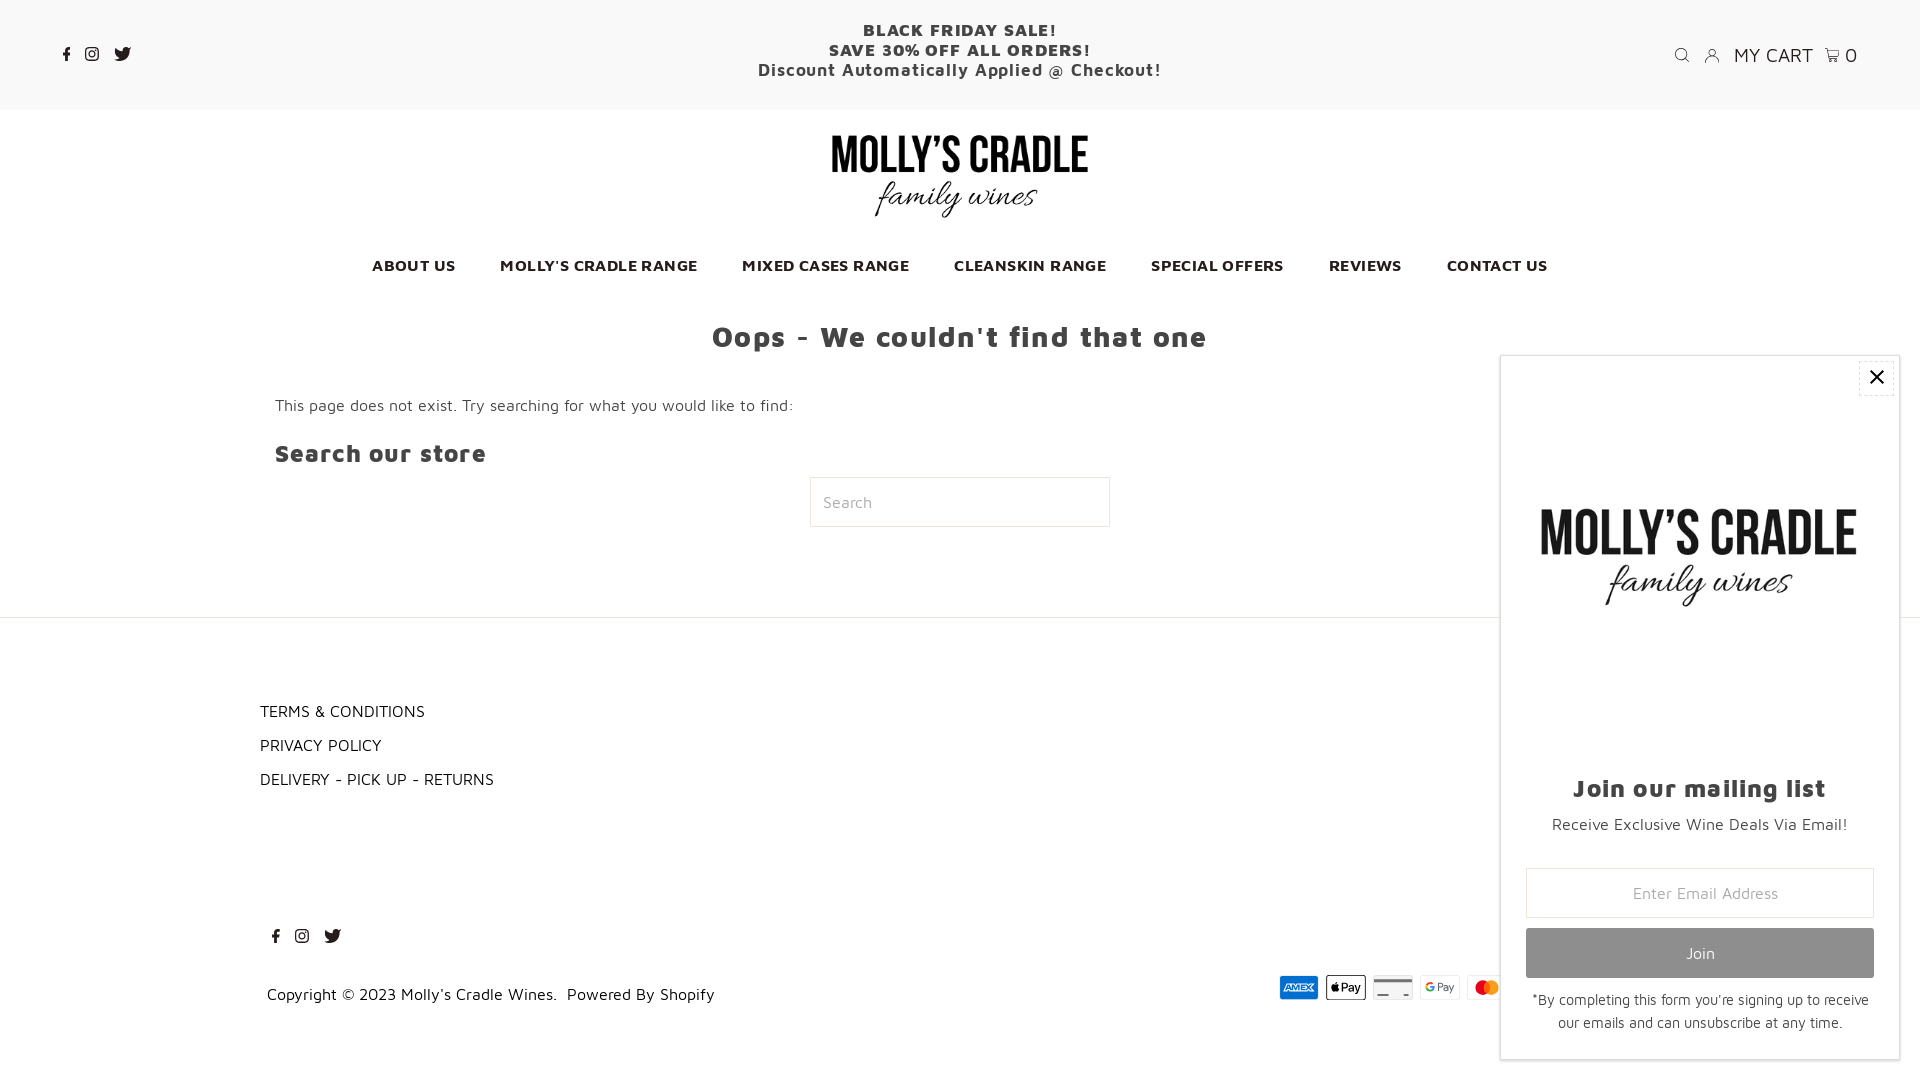 This screenshot has width=1920, height=1080. Describe the element at coordinates (825, 264) in the screenshot. I see `'MIXED CASES RANGE'` at that location.